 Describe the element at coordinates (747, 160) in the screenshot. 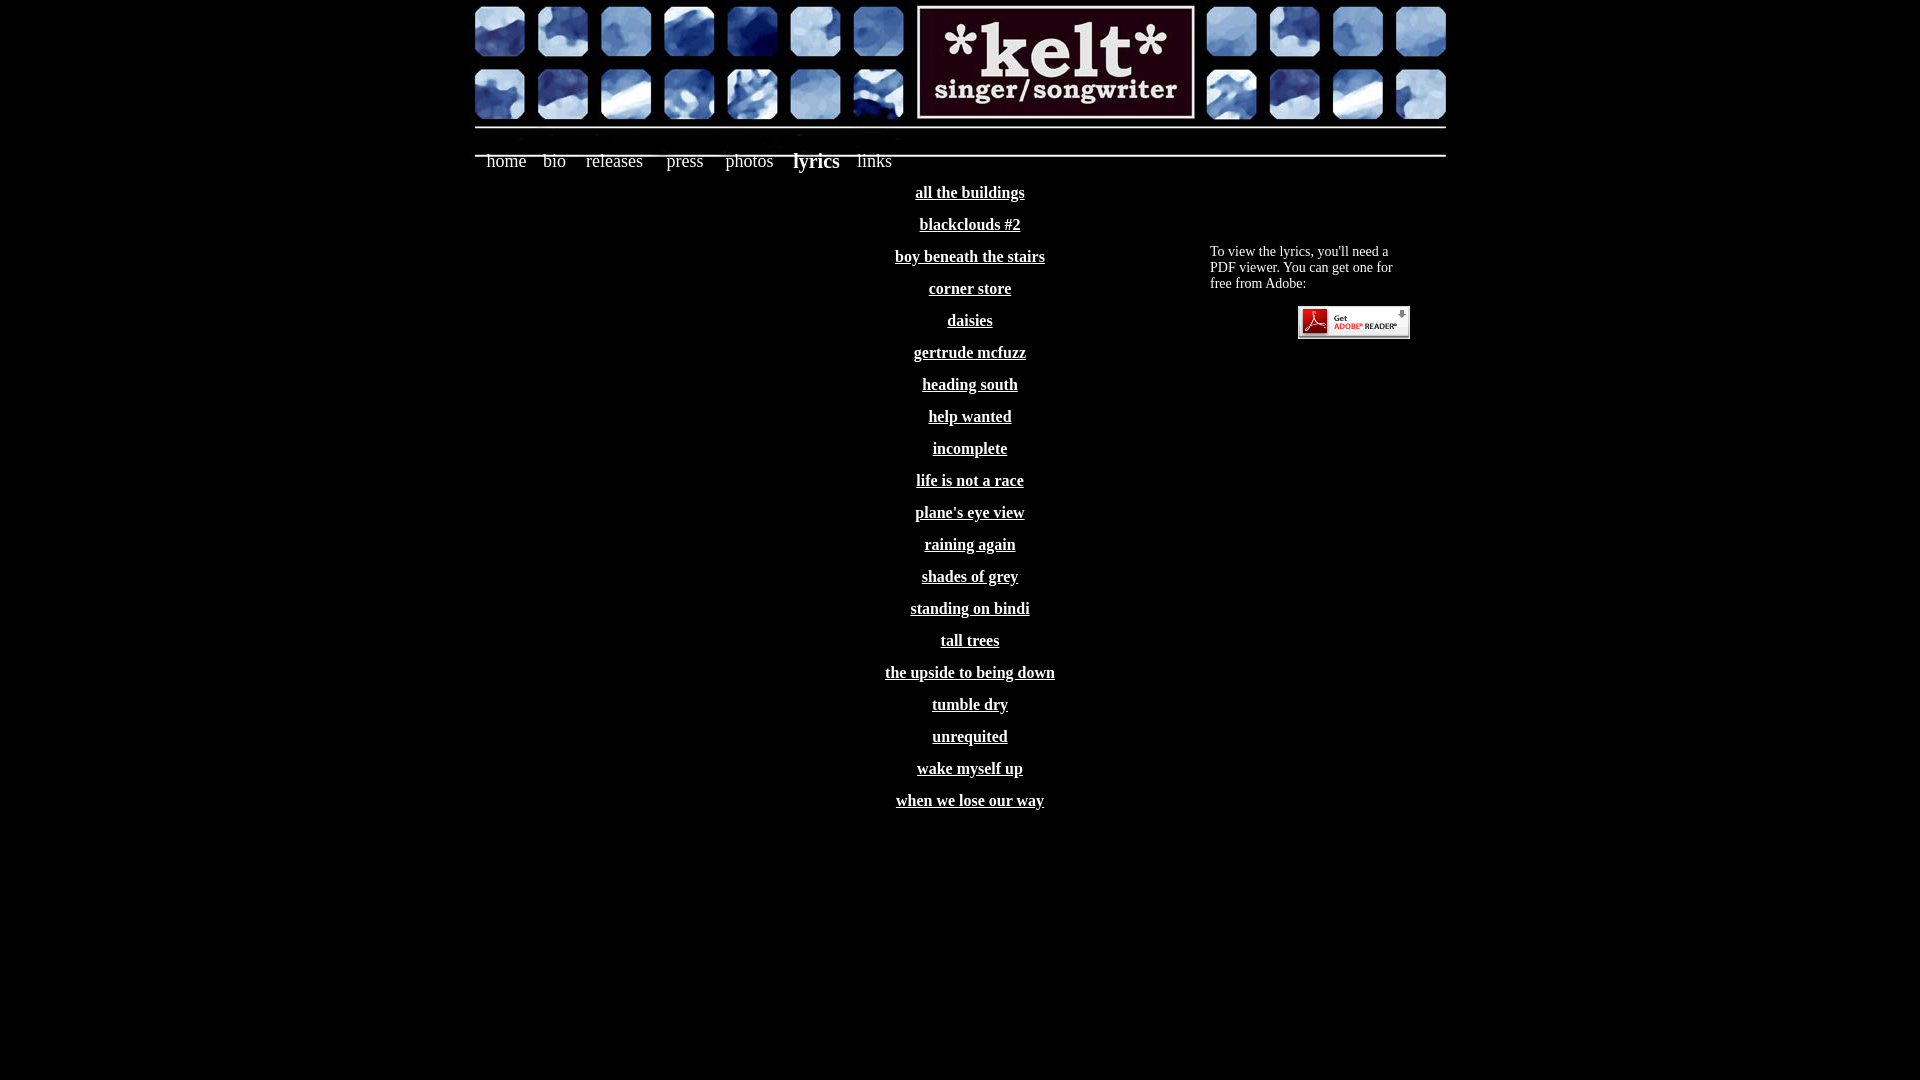

I see `'photos'` at that location.